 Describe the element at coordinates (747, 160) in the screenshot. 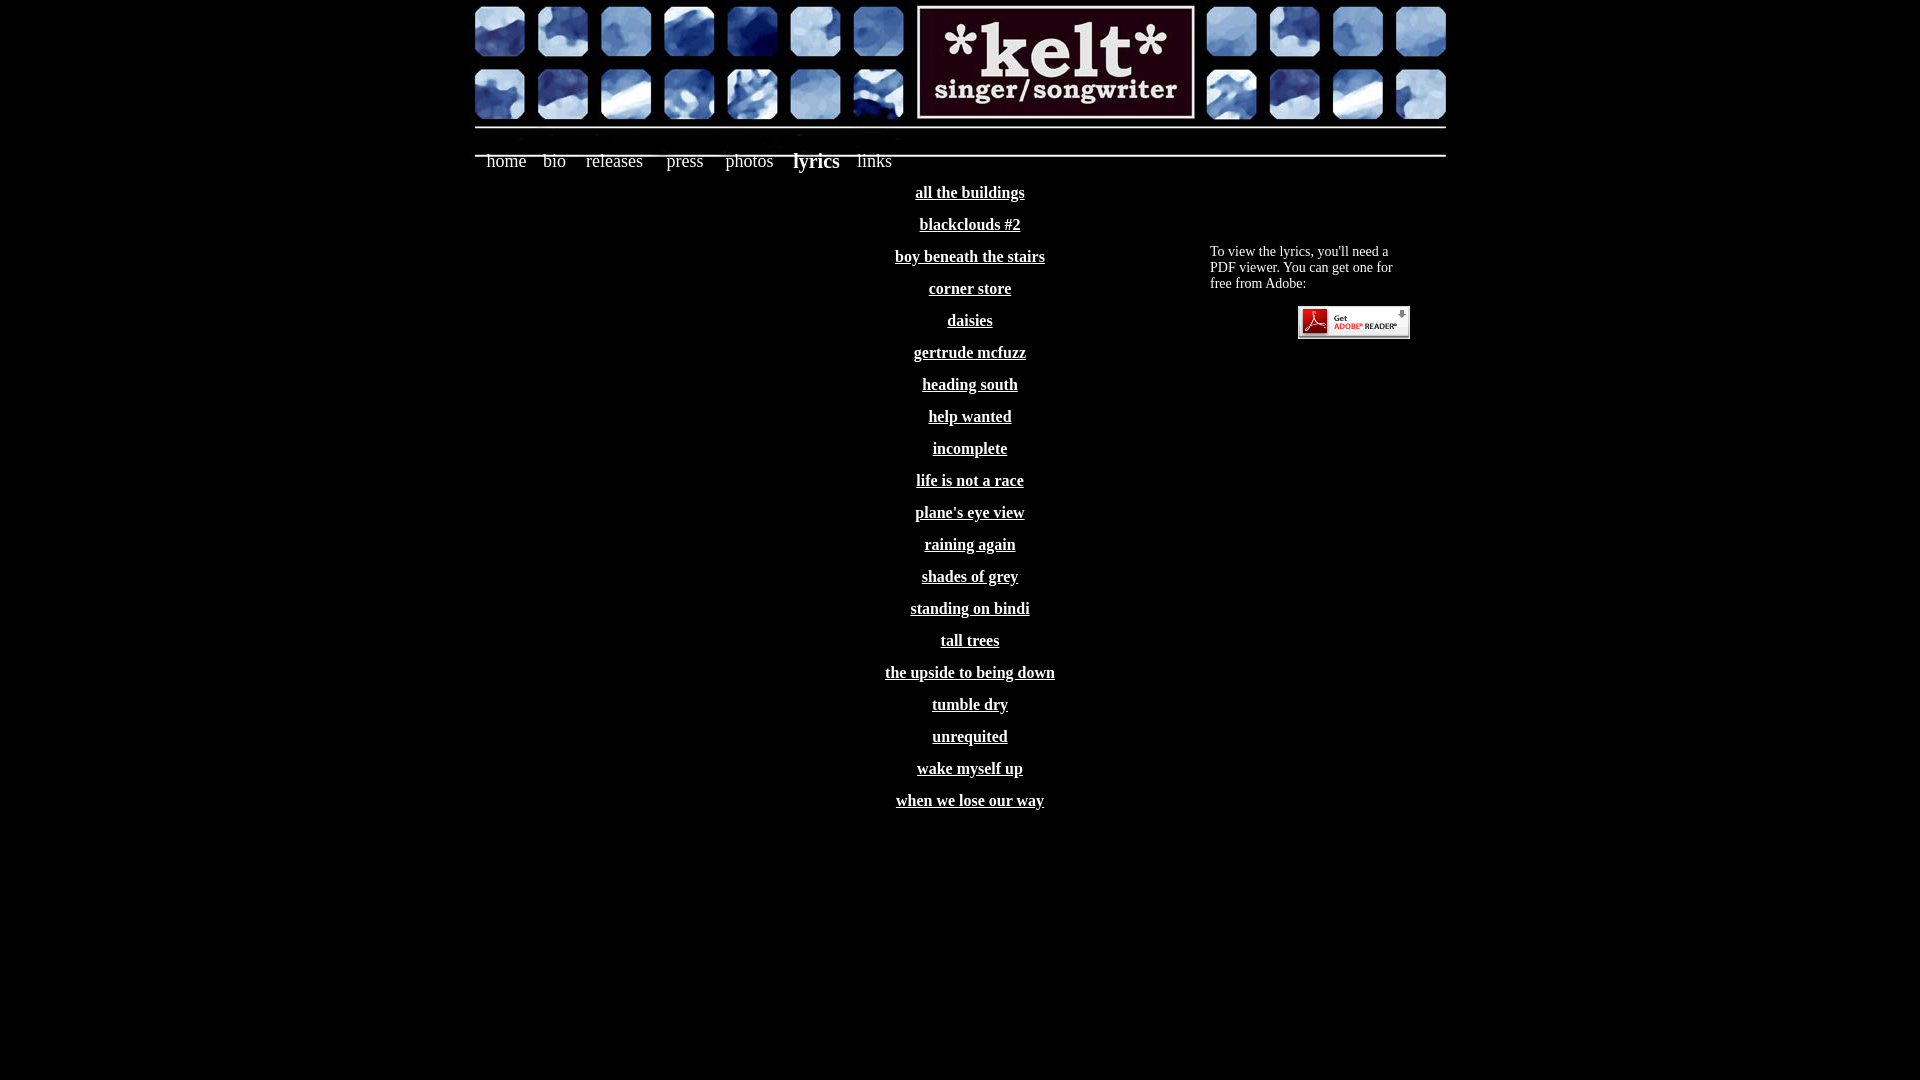

I see `'photos'` at that location.